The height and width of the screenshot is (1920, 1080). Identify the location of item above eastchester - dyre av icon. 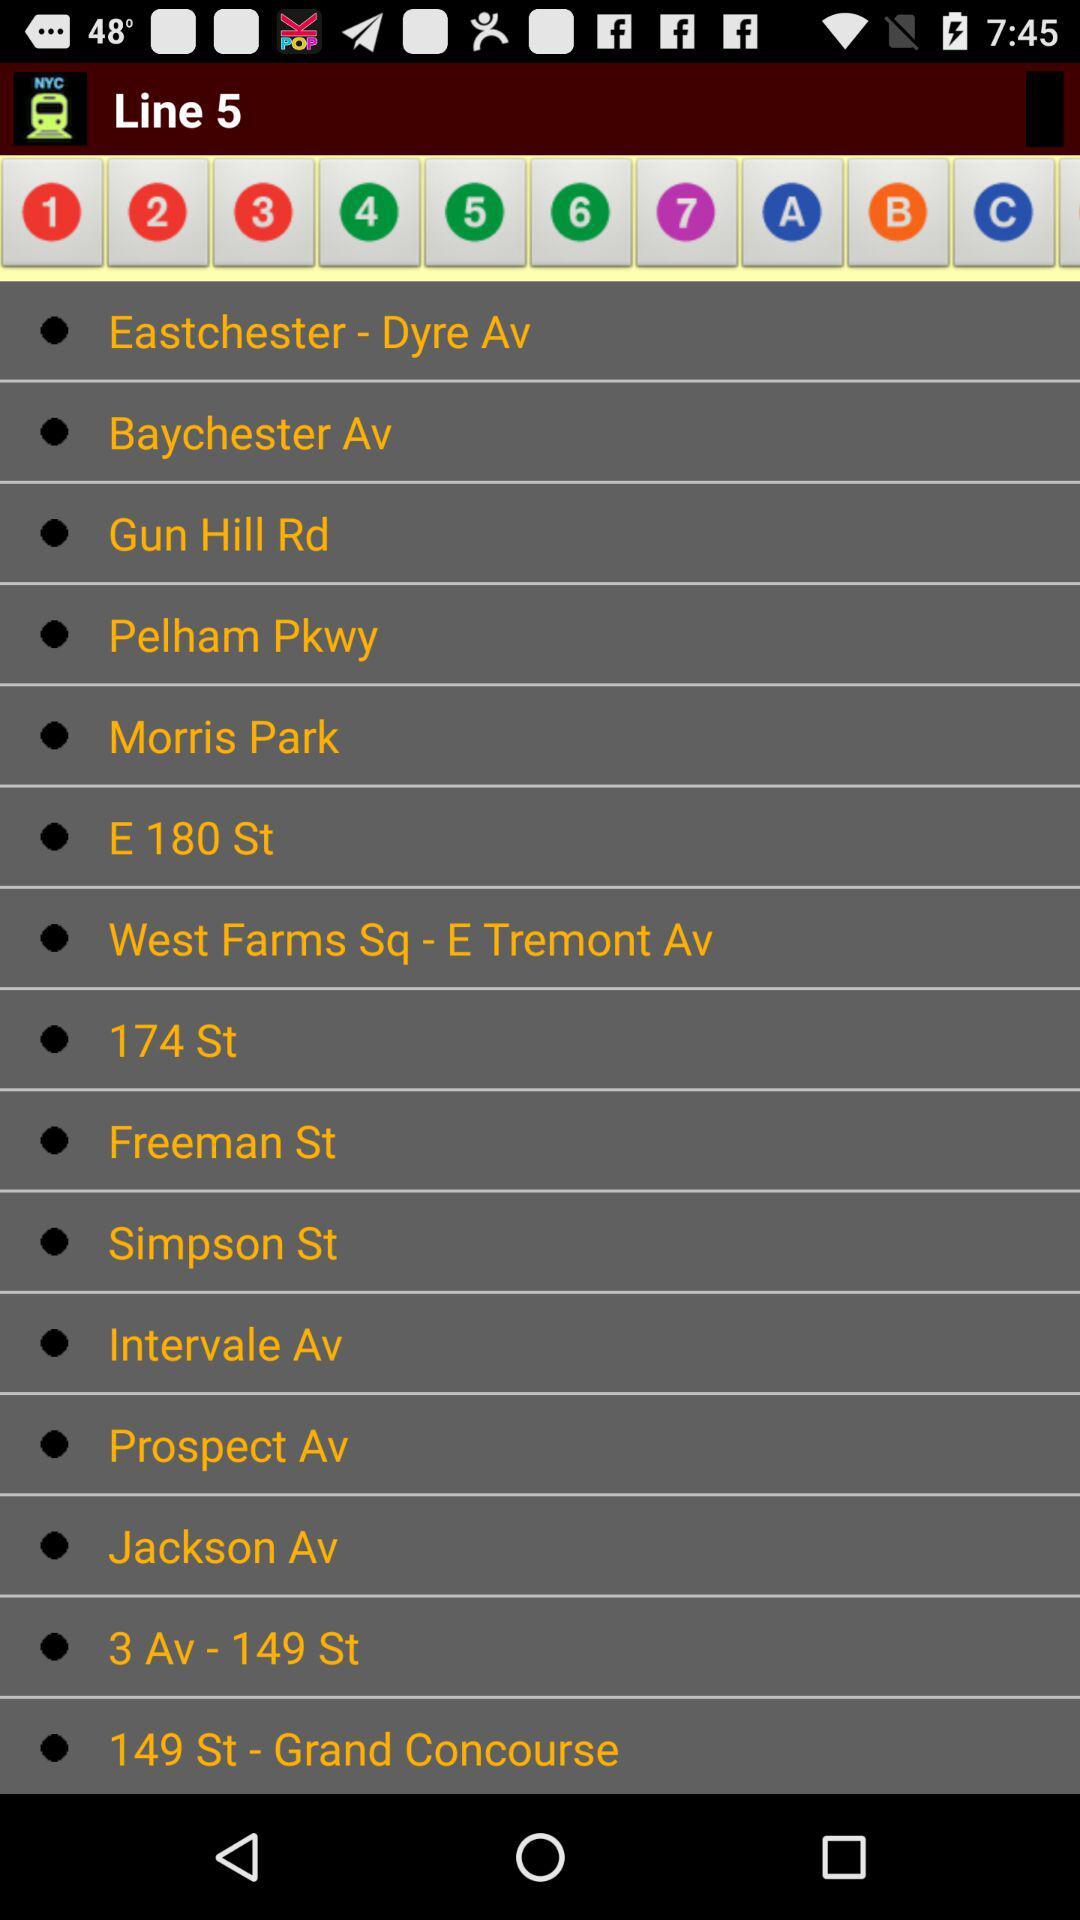
(897, 218).